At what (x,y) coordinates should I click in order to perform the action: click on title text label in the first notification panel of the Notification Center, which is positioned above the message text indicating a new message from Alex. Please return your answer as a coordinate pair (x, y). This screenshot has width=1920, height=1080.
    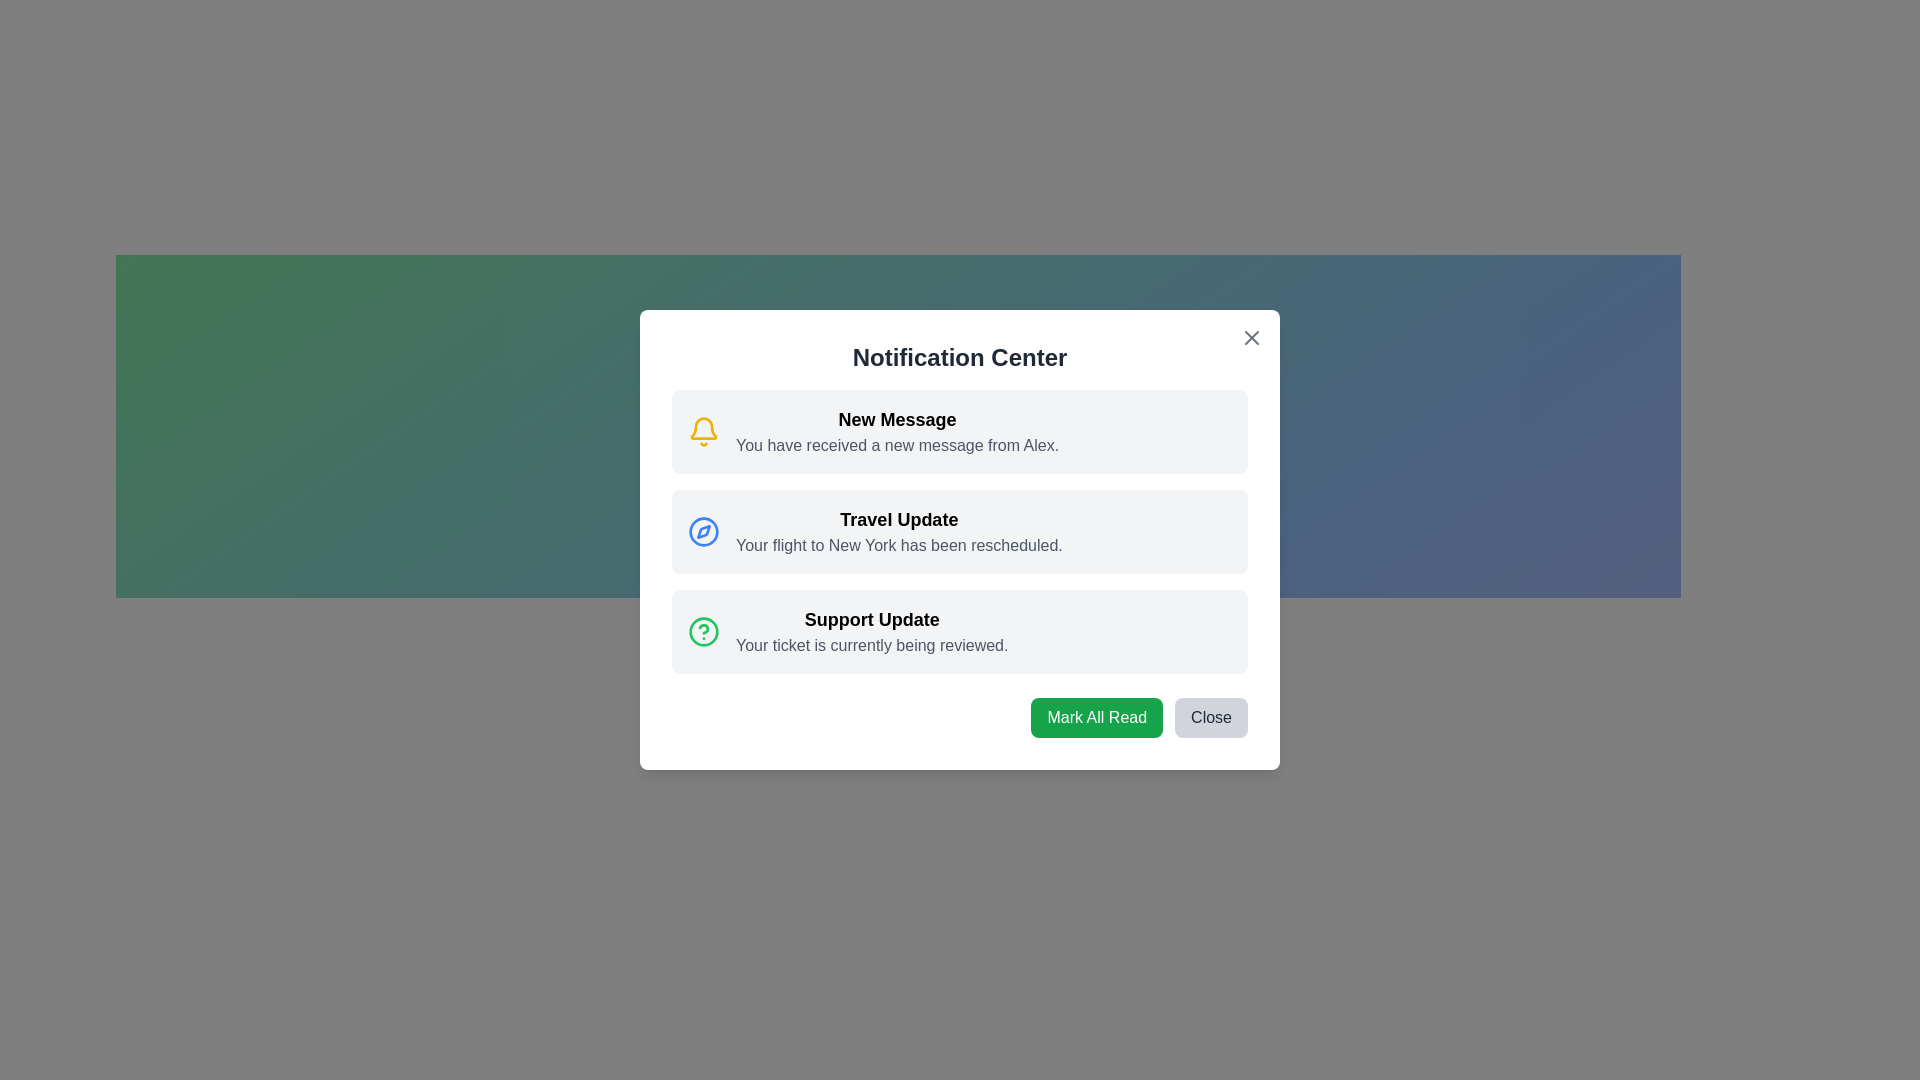
    Looking at the image, I should click on (896, 419).